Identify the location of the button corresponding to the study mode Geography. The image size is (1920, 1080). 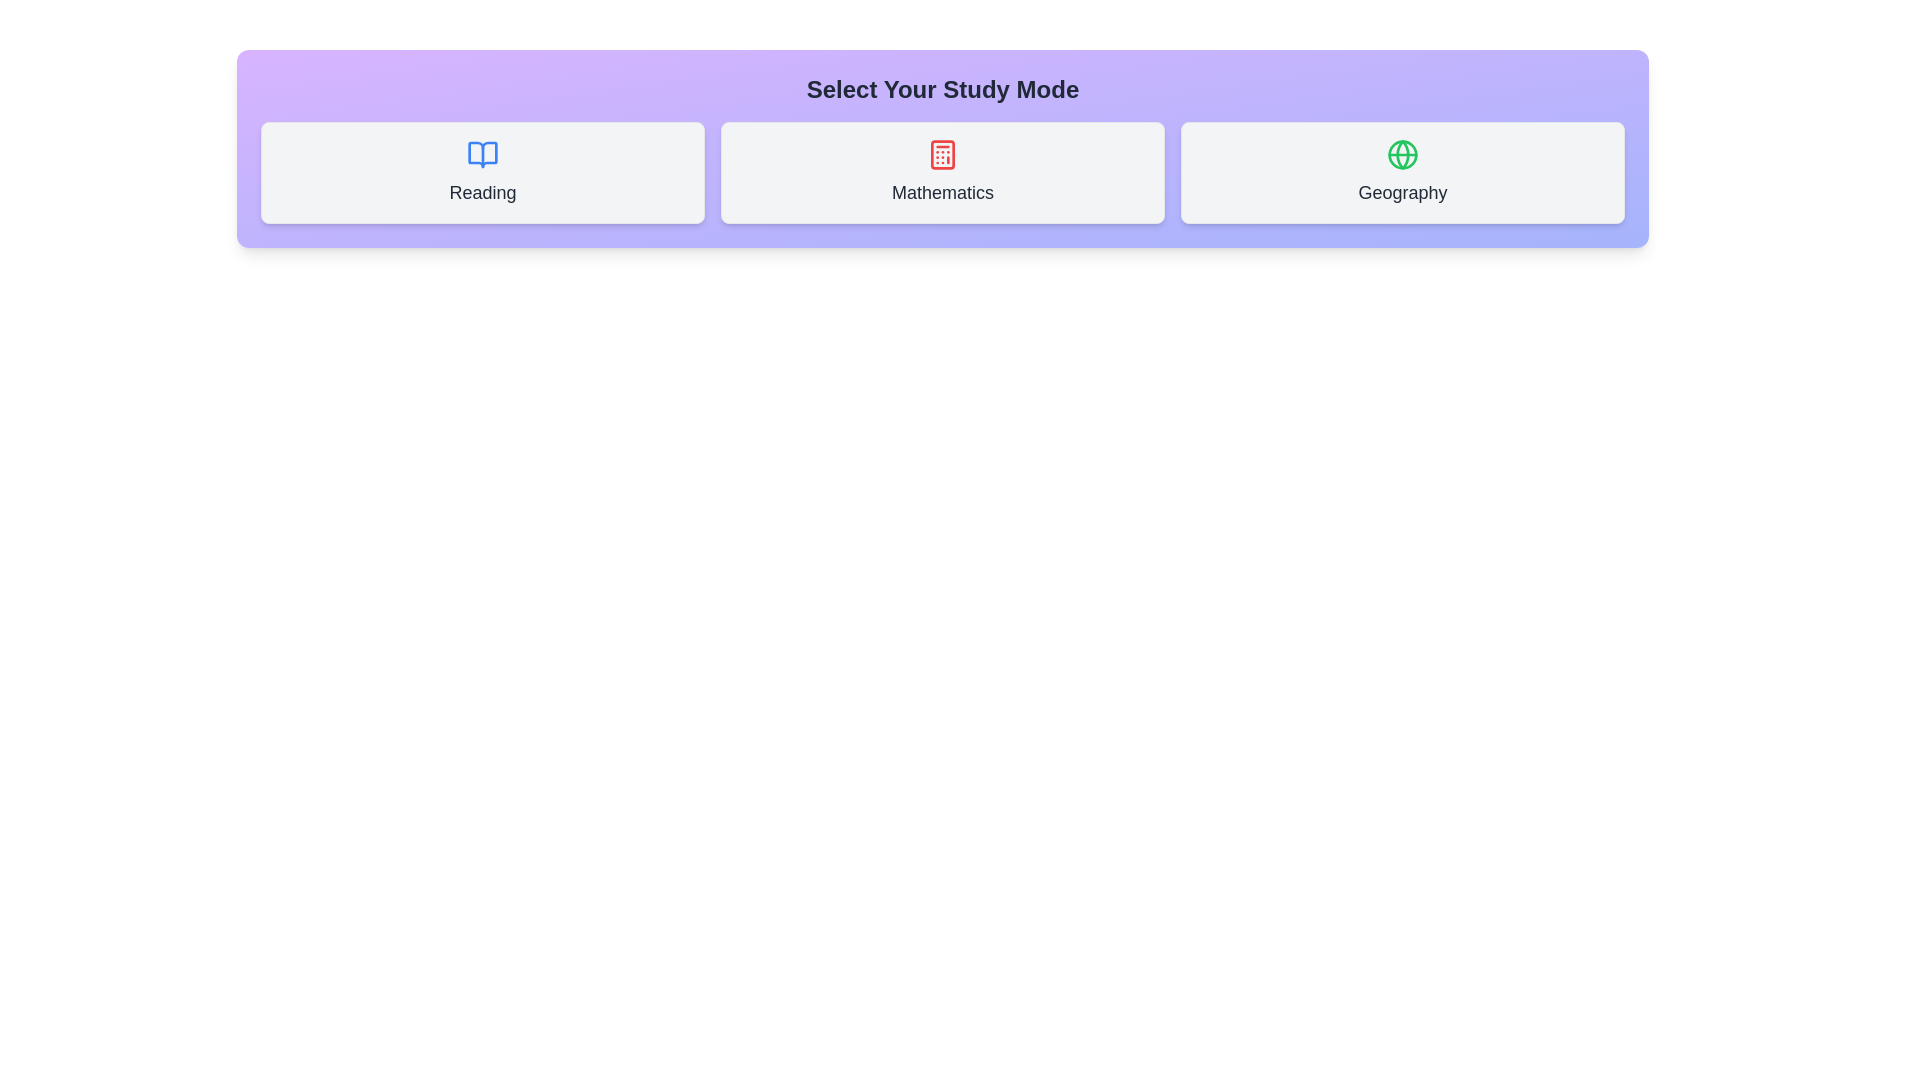
(1401, 172).